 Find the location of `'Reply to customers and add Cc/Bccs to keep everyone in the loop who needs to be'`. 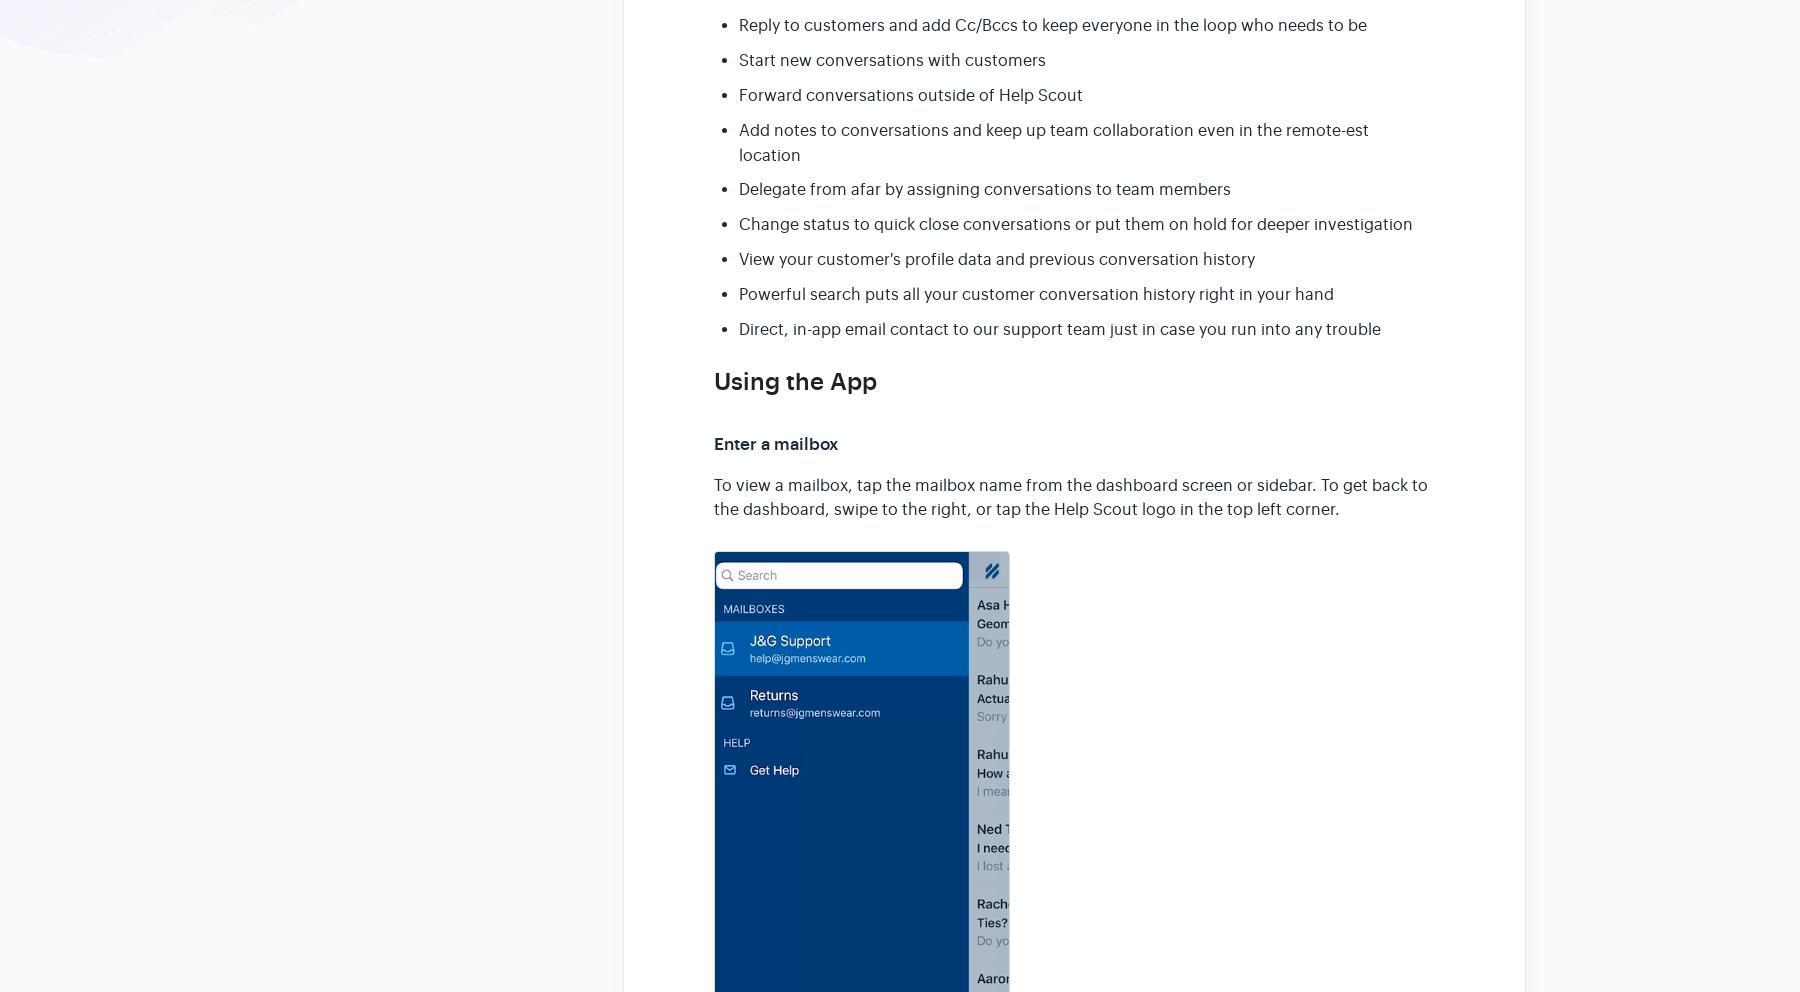

'Reply to customers and add Cc/Bccs to keep everyone in the loop who needs to be' is located at coordinates (738, 24).